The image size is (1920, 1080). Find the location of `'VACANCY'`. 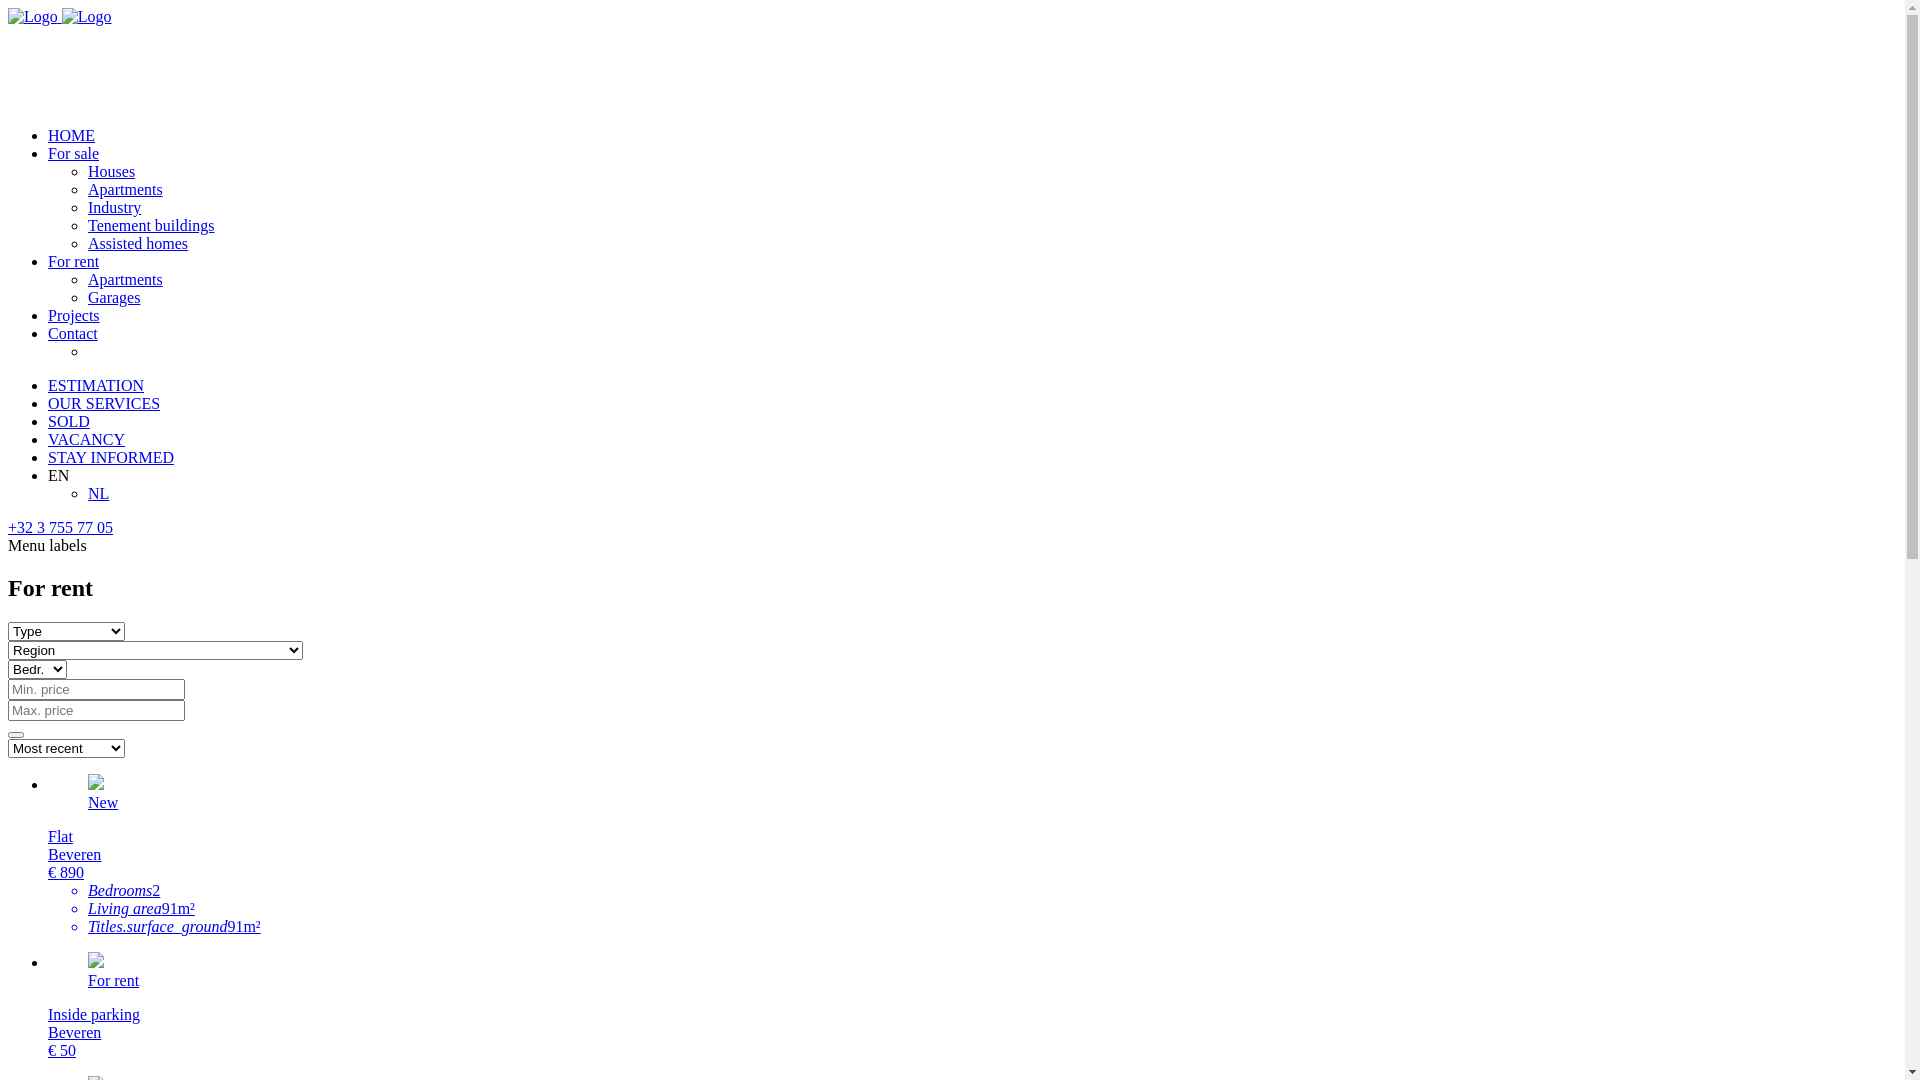

'VACANCY' is located at coordinates (48, 438).